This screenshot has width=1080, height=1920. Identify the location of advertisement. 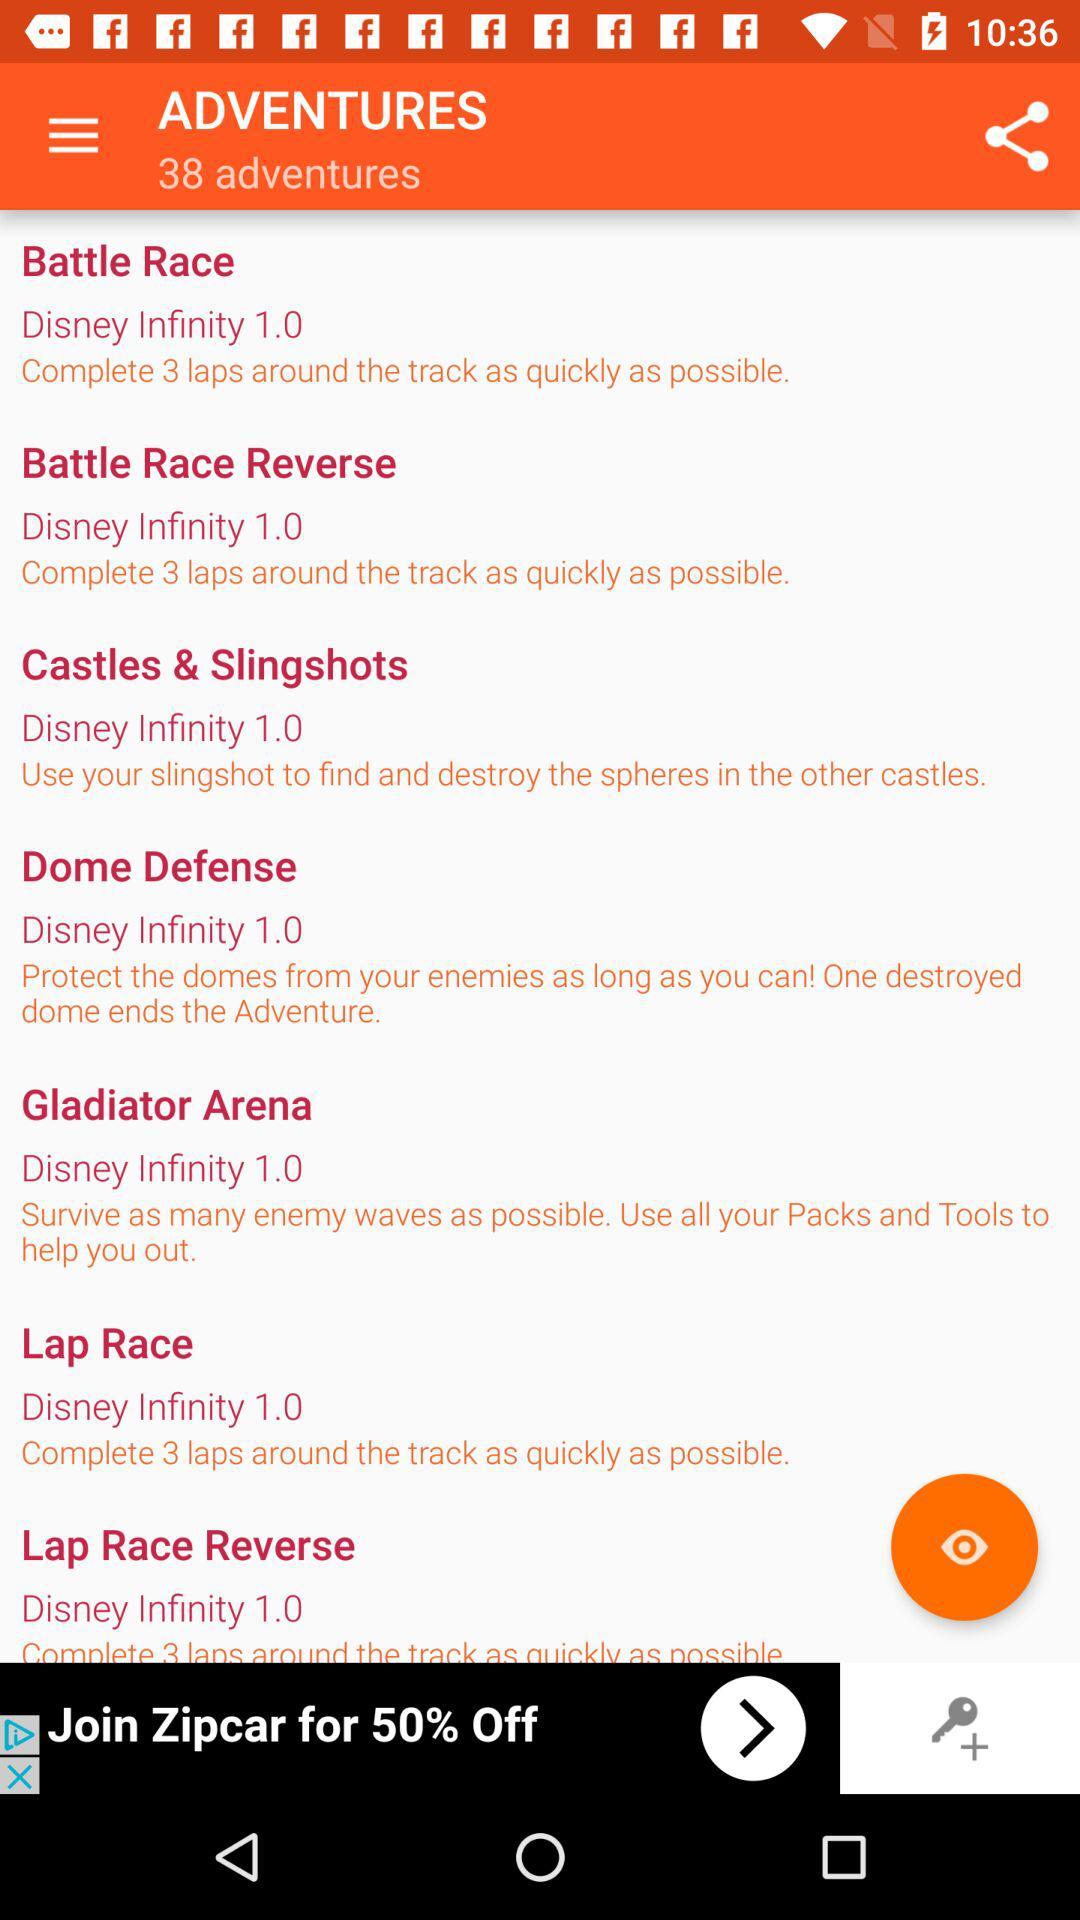
(419, 1727).